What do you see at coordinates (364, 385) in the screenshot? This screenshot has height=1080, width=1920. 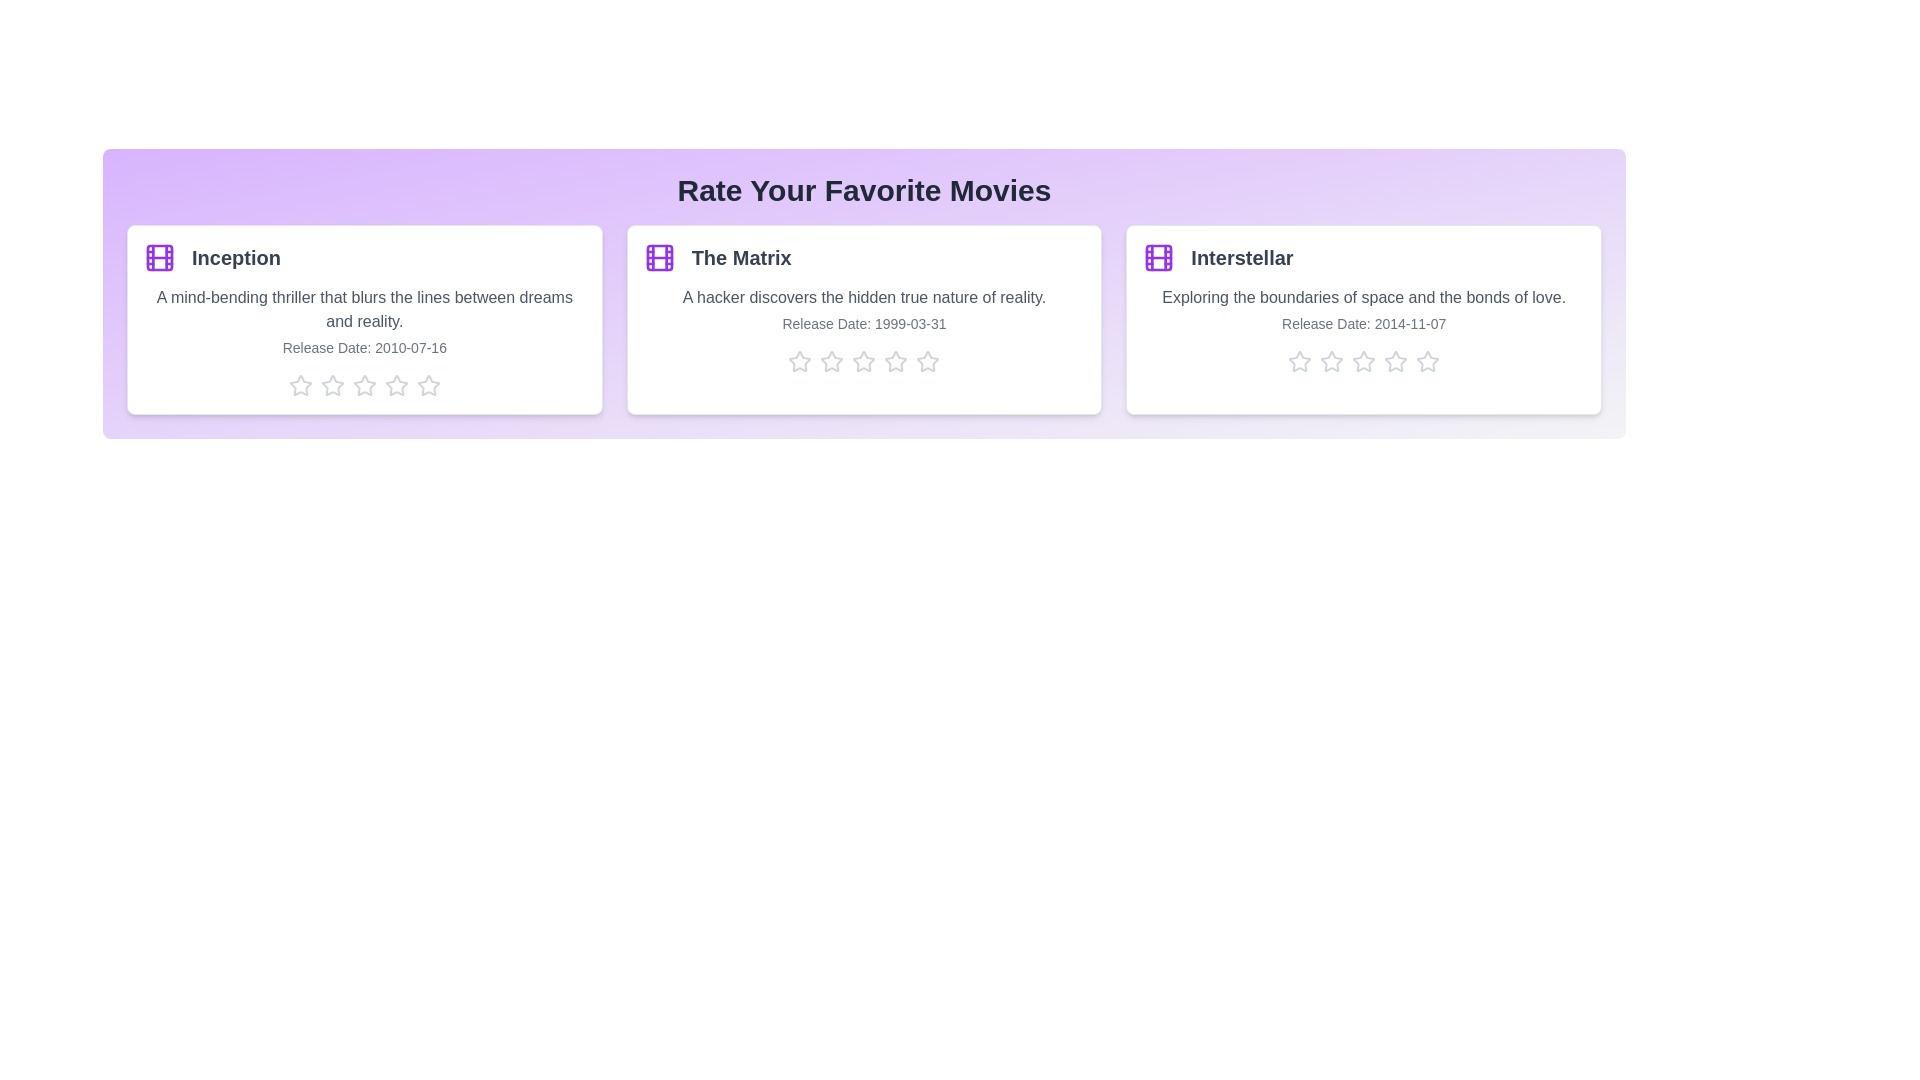 I see `the star corresponding to 3 stars for the movie Inception` at bounding box center [364, 385].